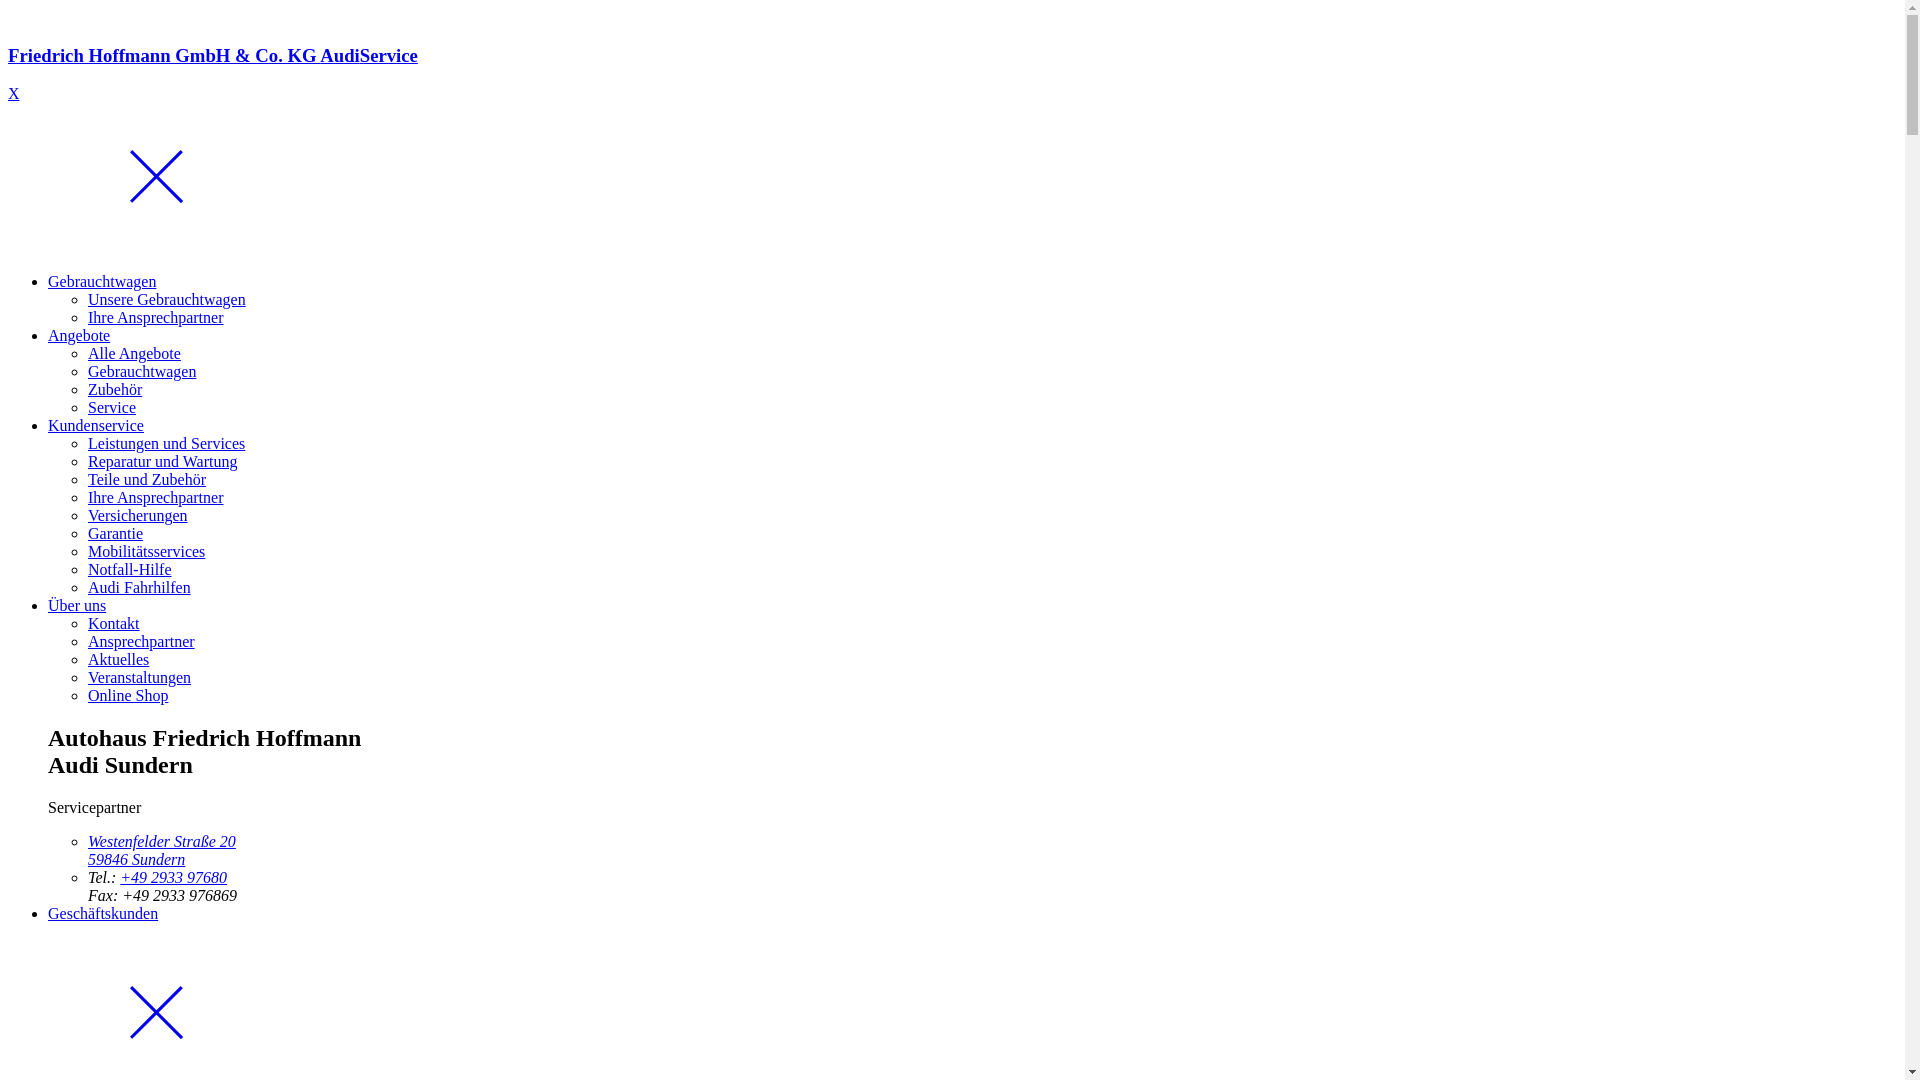 The height and width of the screenshot is (1080, 1920). What do you see at coordinates (100, 281) in the screenshot?
I see `'Gebrauchtwagen'` at bounding box center [100, 281].